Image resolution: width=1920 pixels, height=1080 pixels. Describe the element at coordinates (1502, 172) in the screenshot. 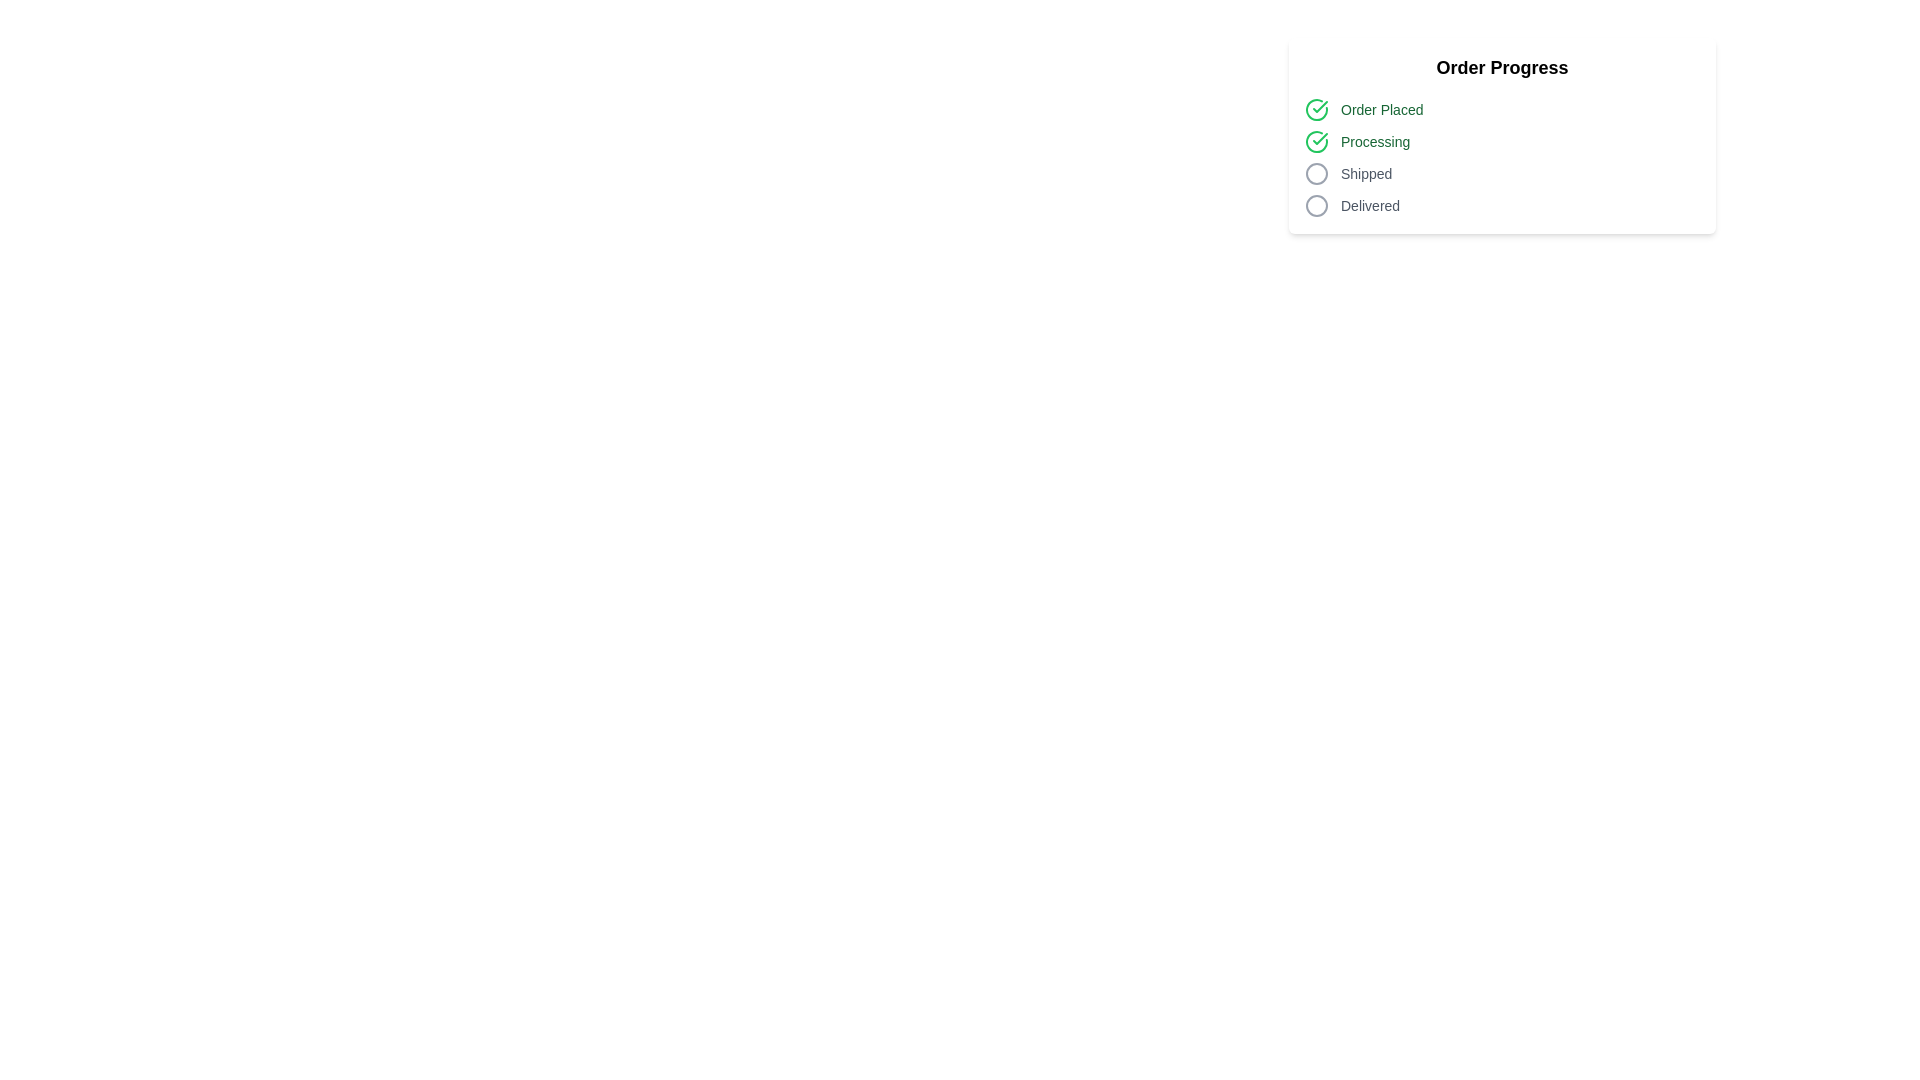

I see `the 'Shipped' stage in the order progress tracker, which is the third item in the vertical sequence under 'Order Progress'` at that location.